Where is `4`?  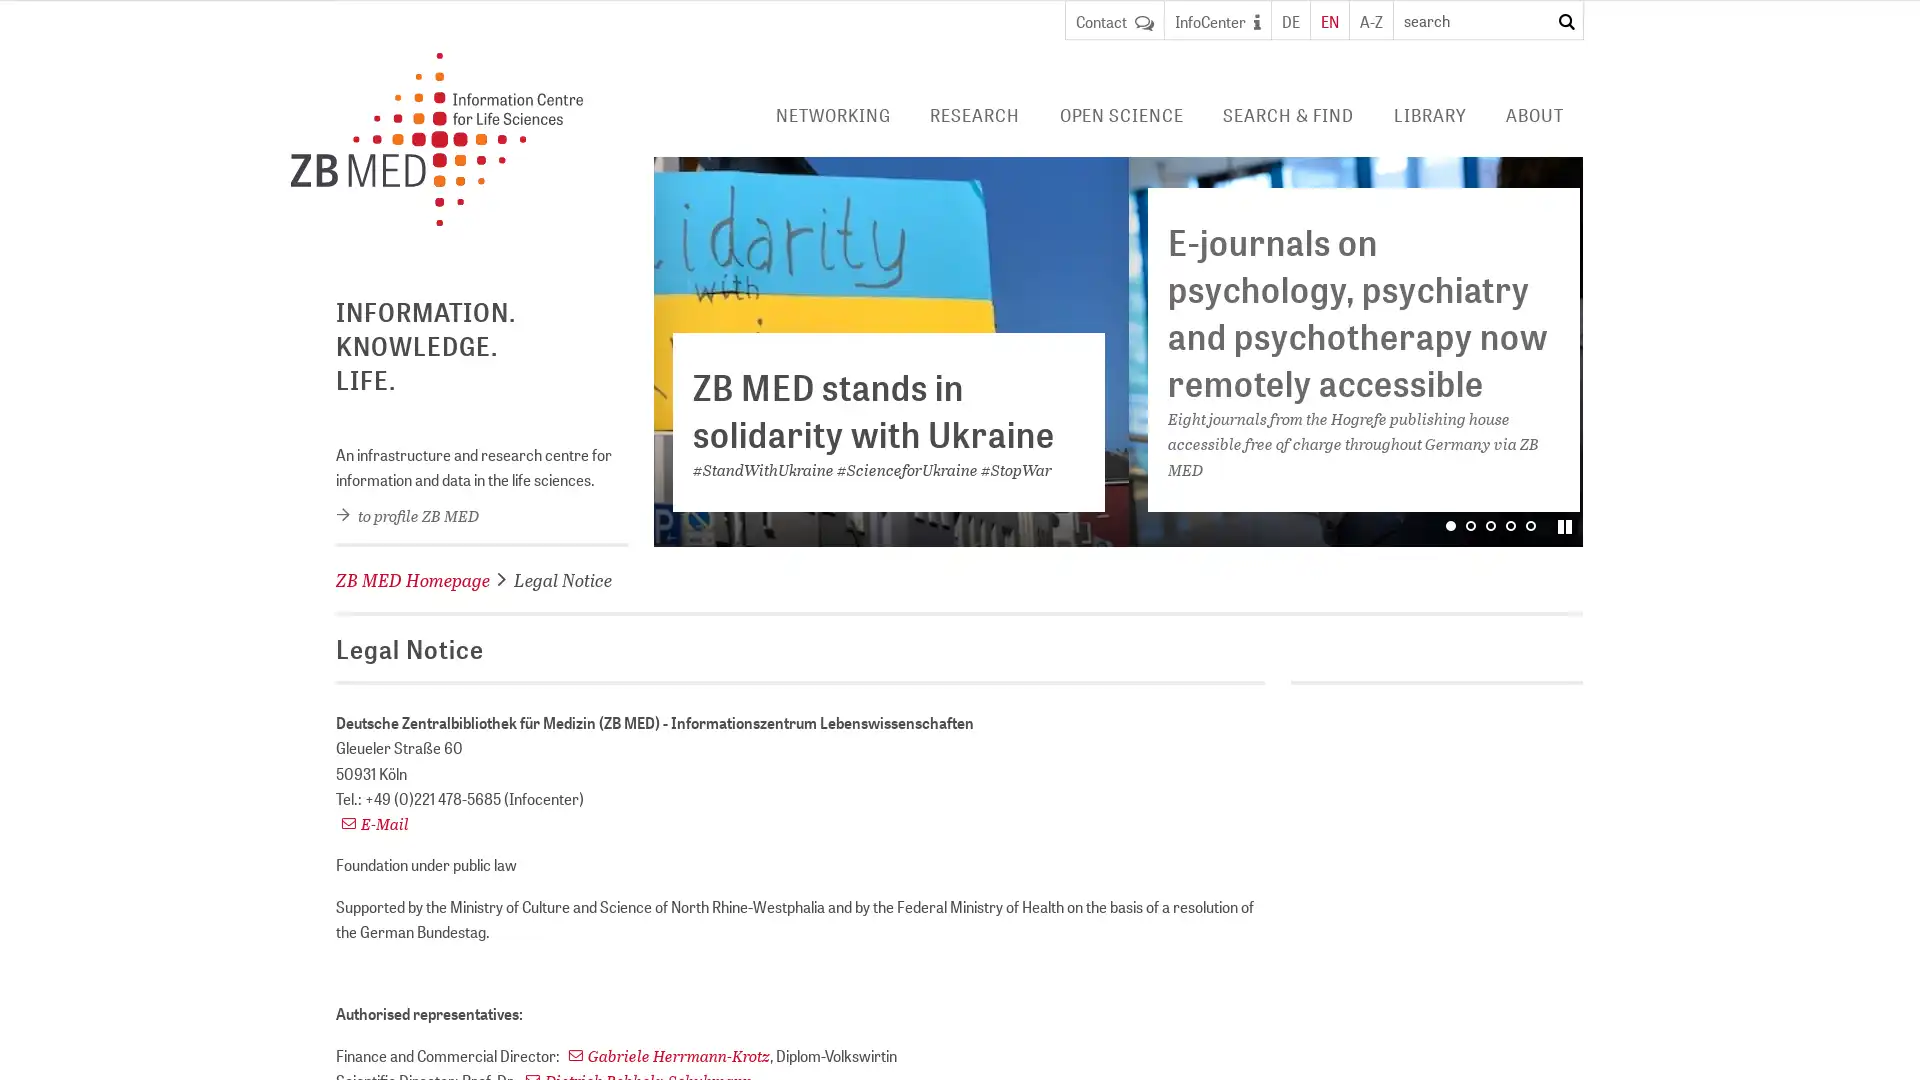
4 is located at coordinates (1511, 523).